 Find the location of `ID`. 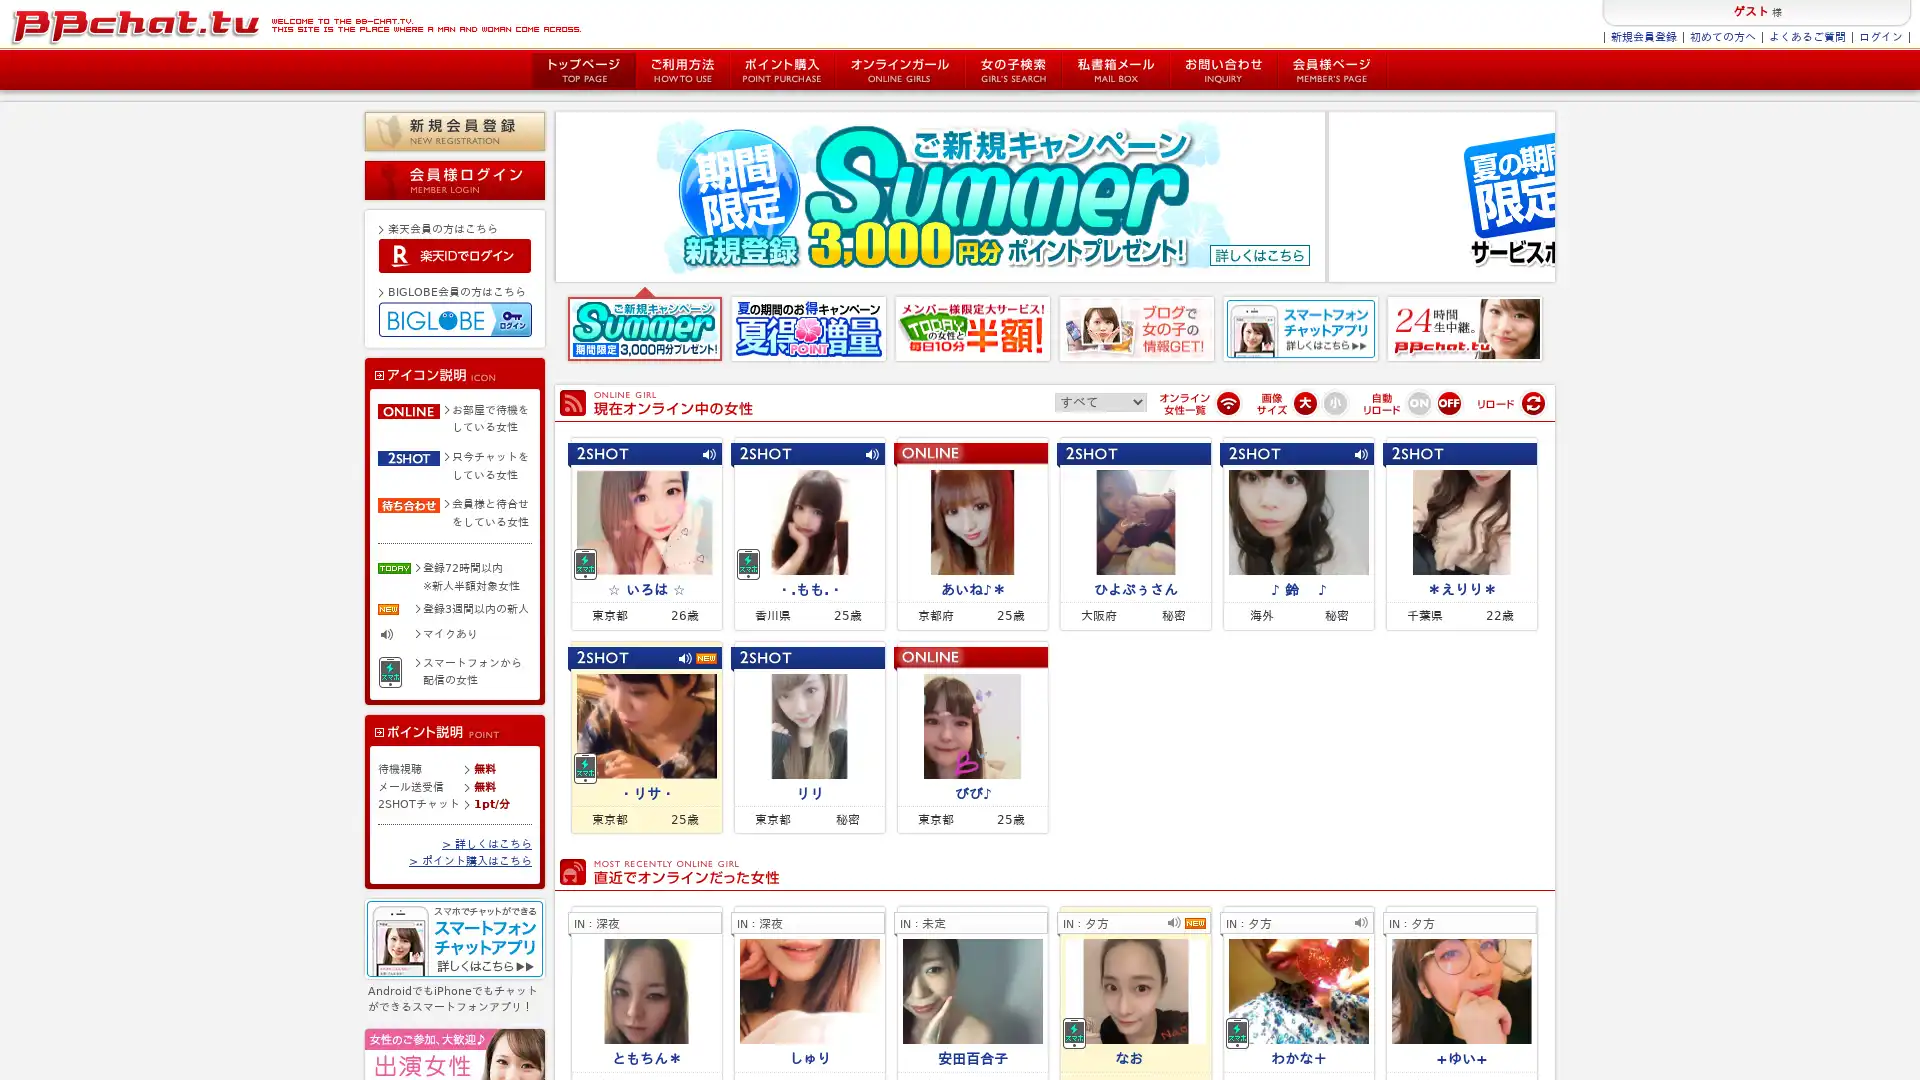

ID is located at coordinates (454, 253).